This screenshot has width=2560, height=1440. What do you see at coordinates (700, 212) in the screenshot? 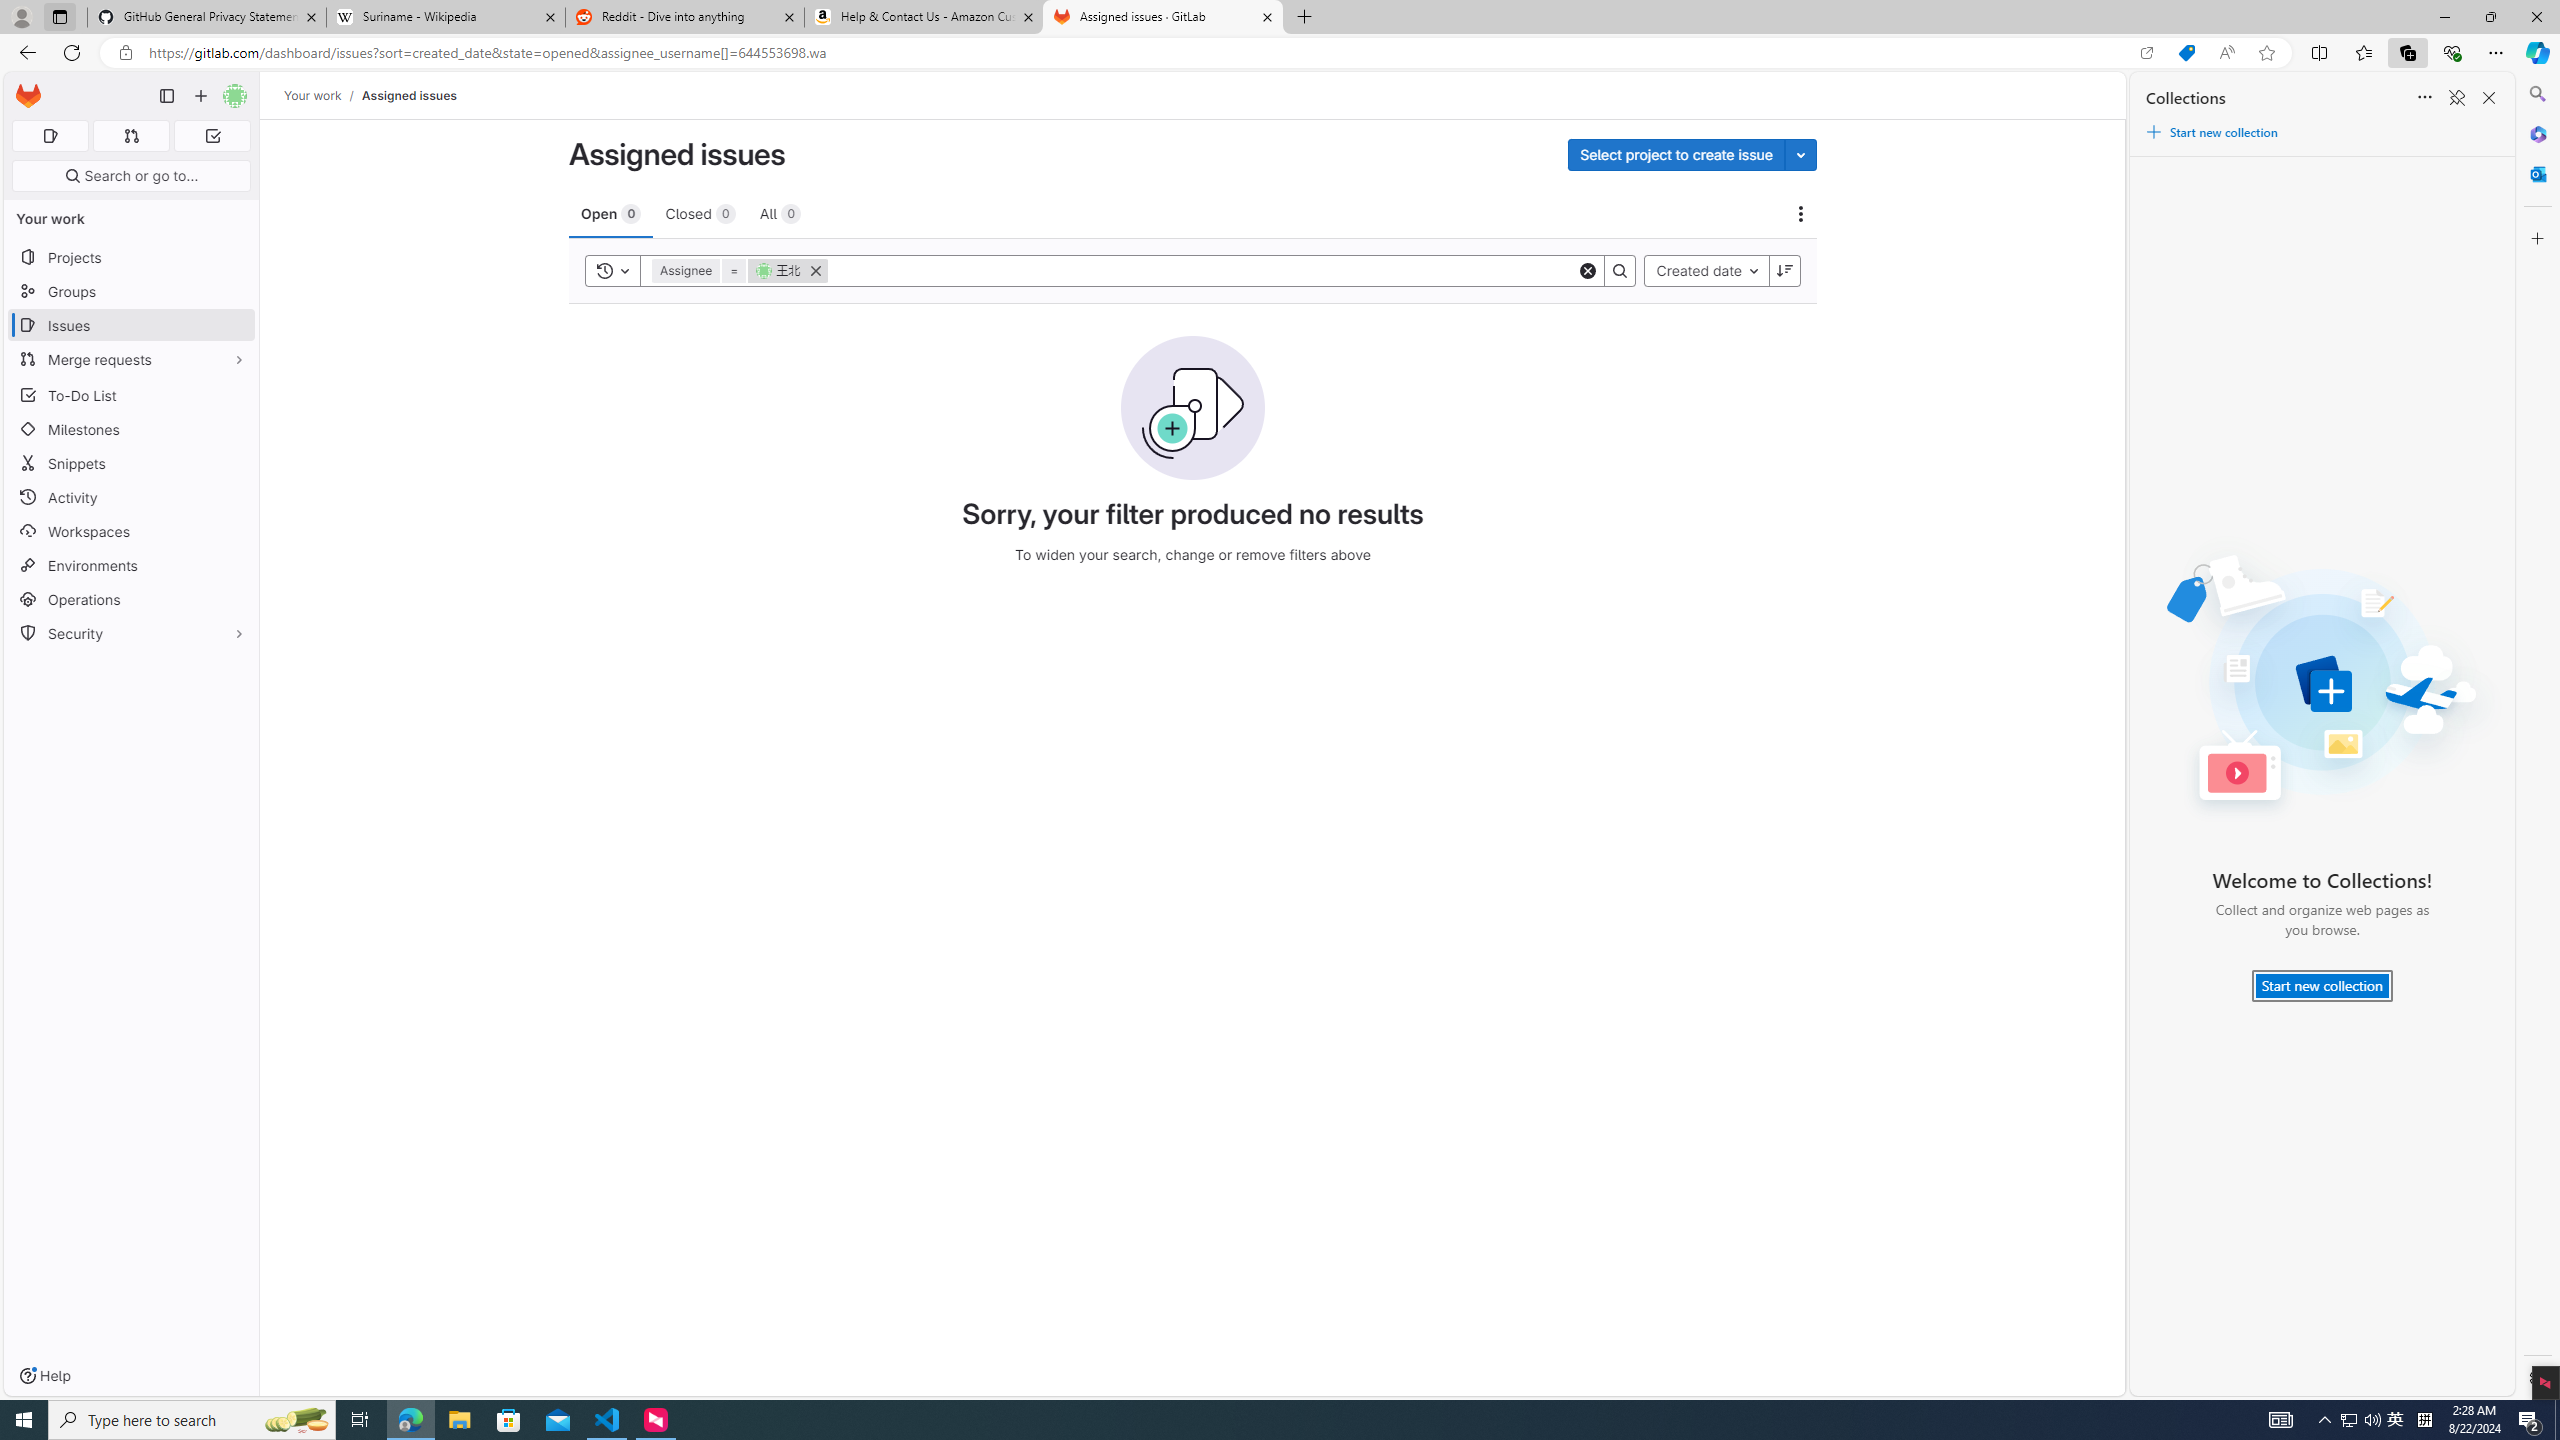
I see `'Closed 0'` at bounding box center [700, 212].